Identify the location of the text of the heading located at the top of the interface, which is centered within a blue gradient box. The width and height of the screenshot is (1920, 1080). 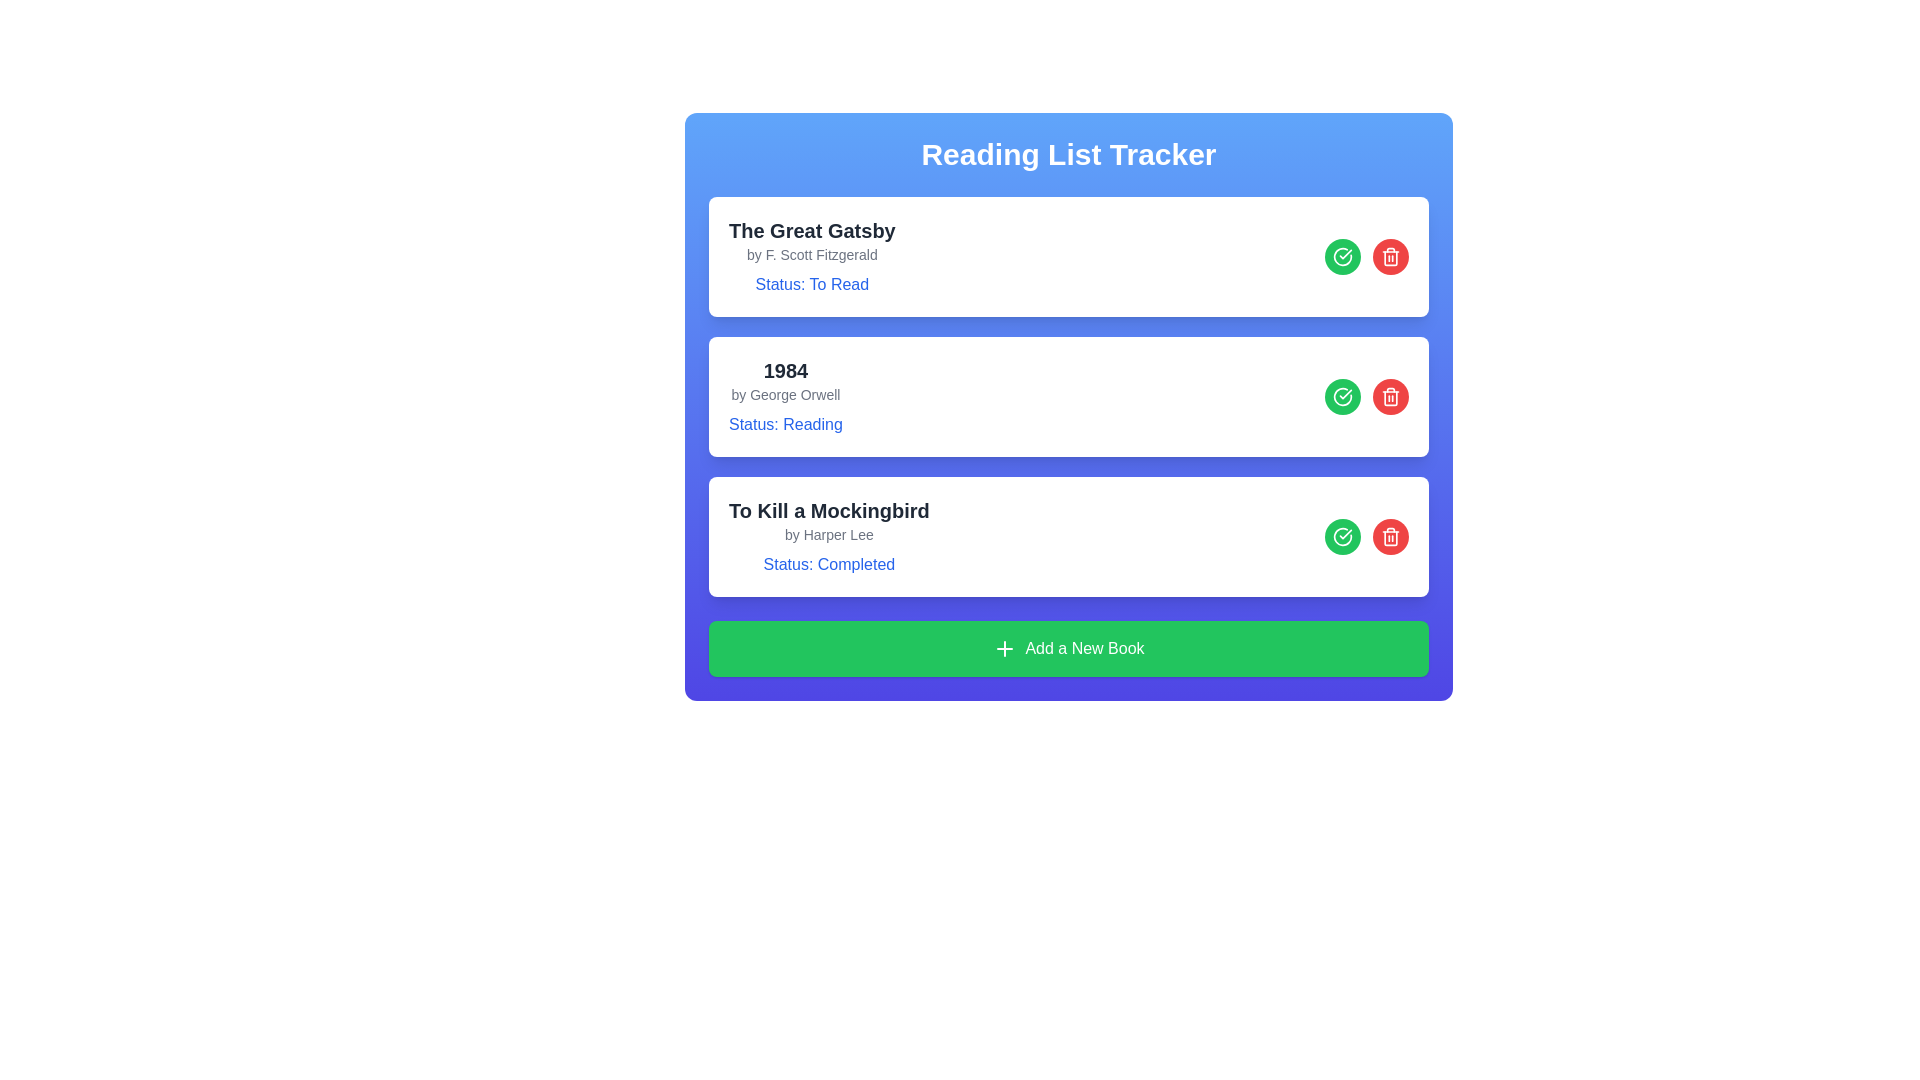
(1068, 153).